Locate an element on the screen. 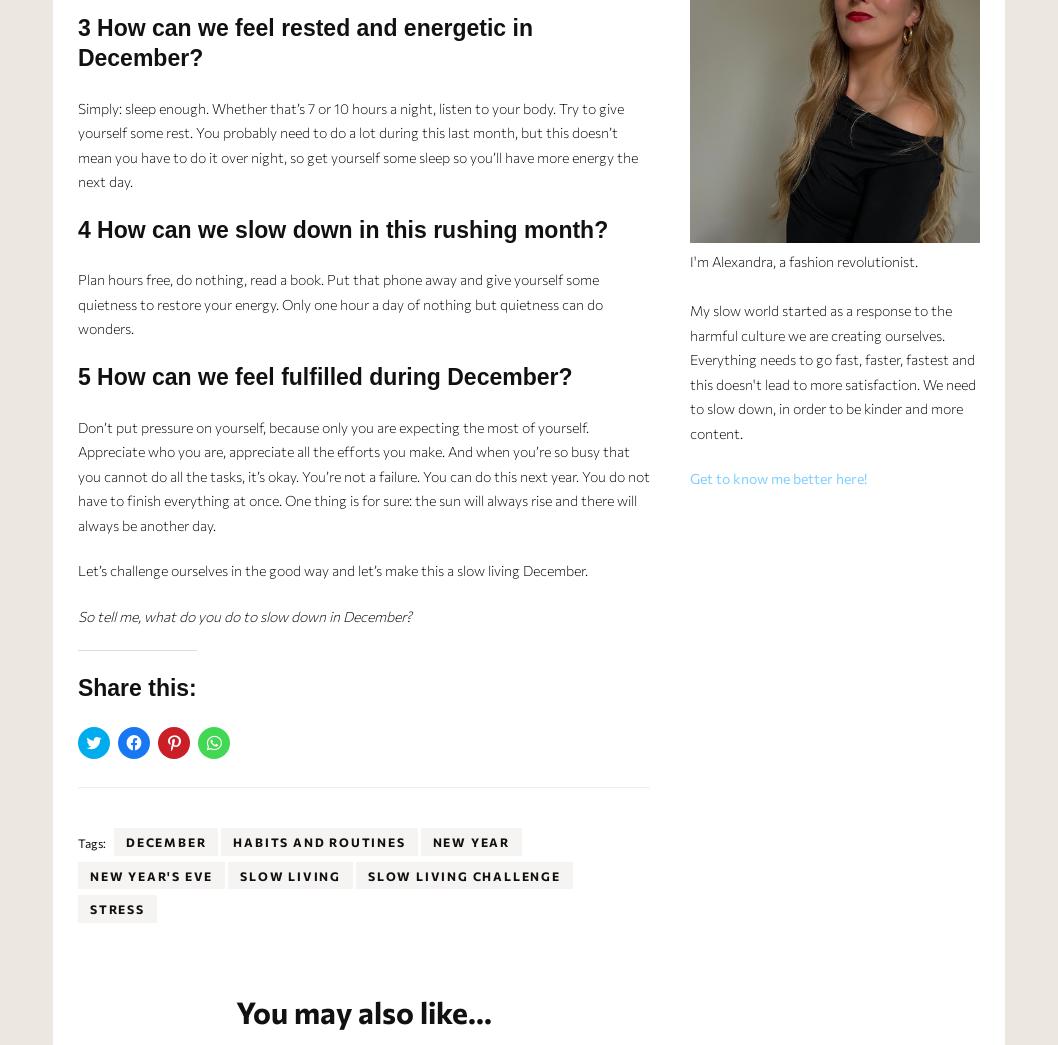 This screenshot has width=1058, height=1045. 'You may also like...' is located at coordinates (363, 1010).